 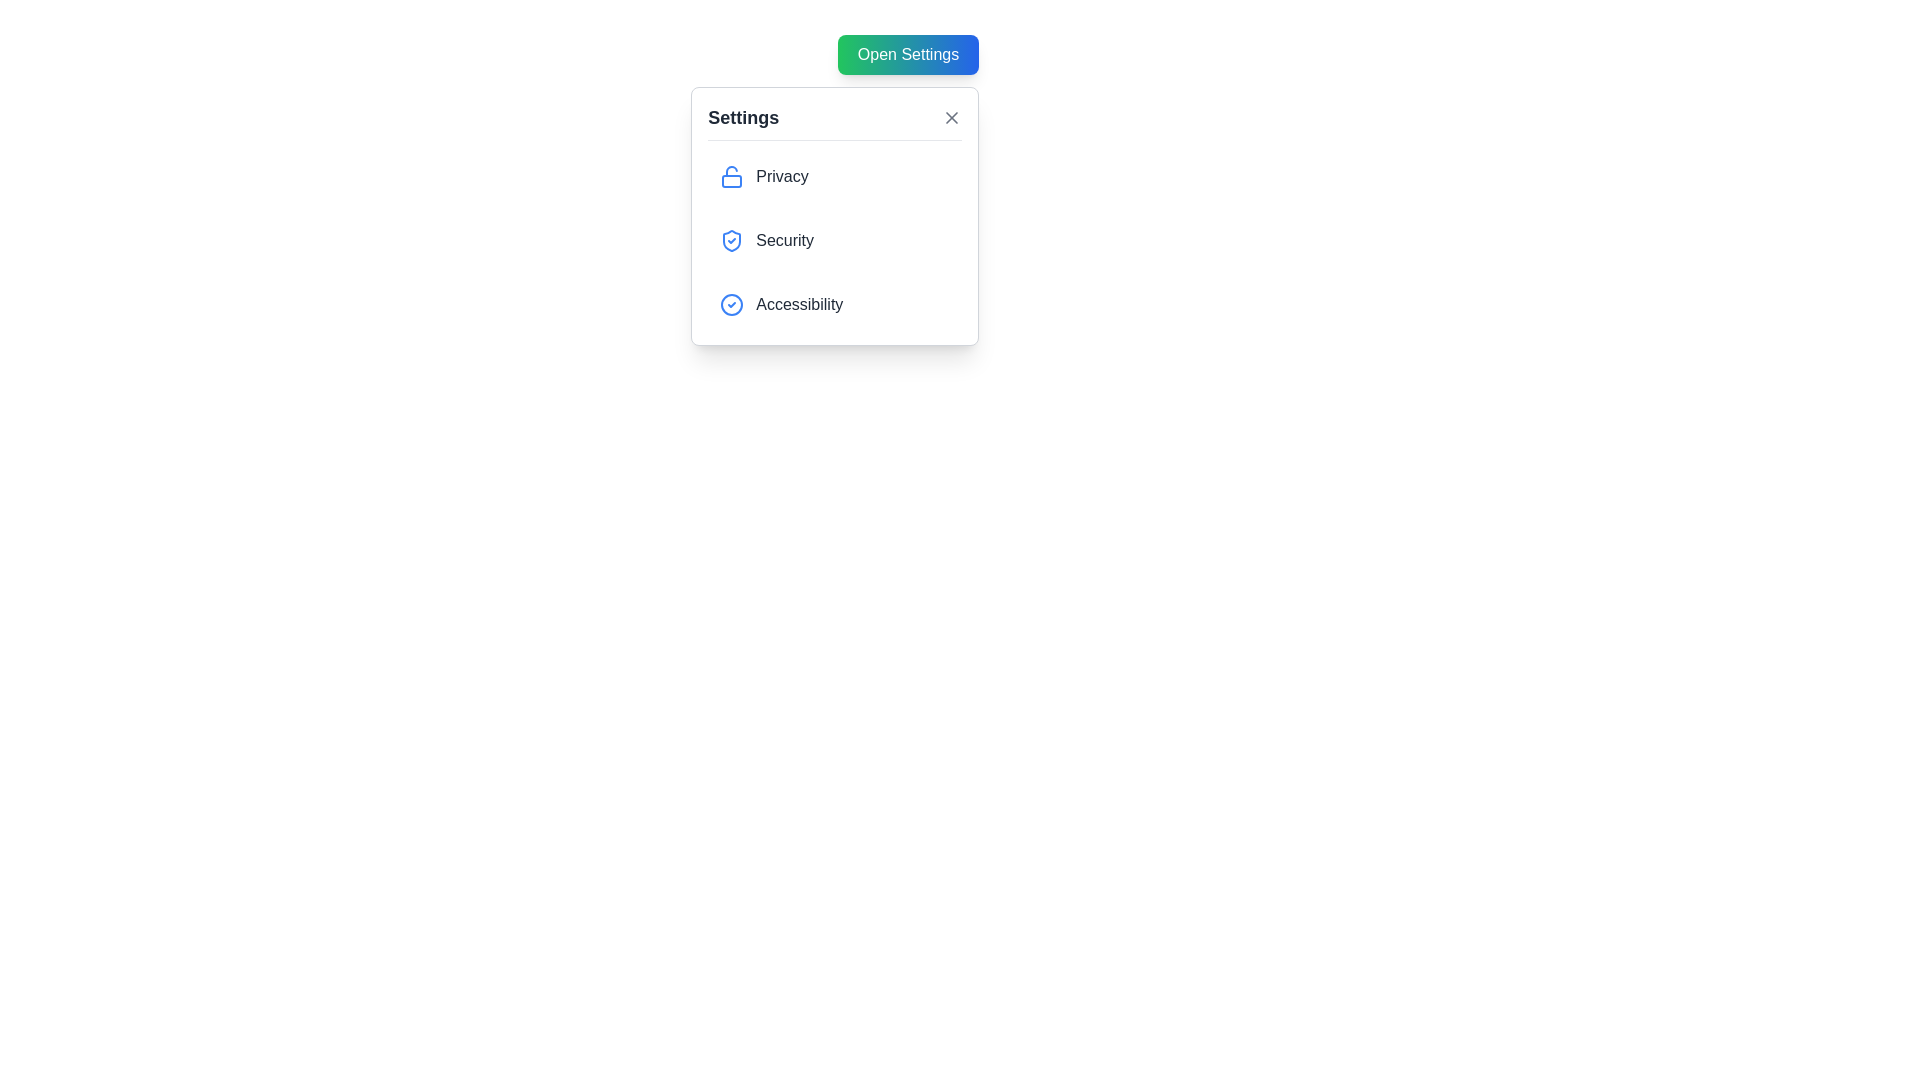 I want to click on the 'Security' option in the List element, so click(x=835, y=239).